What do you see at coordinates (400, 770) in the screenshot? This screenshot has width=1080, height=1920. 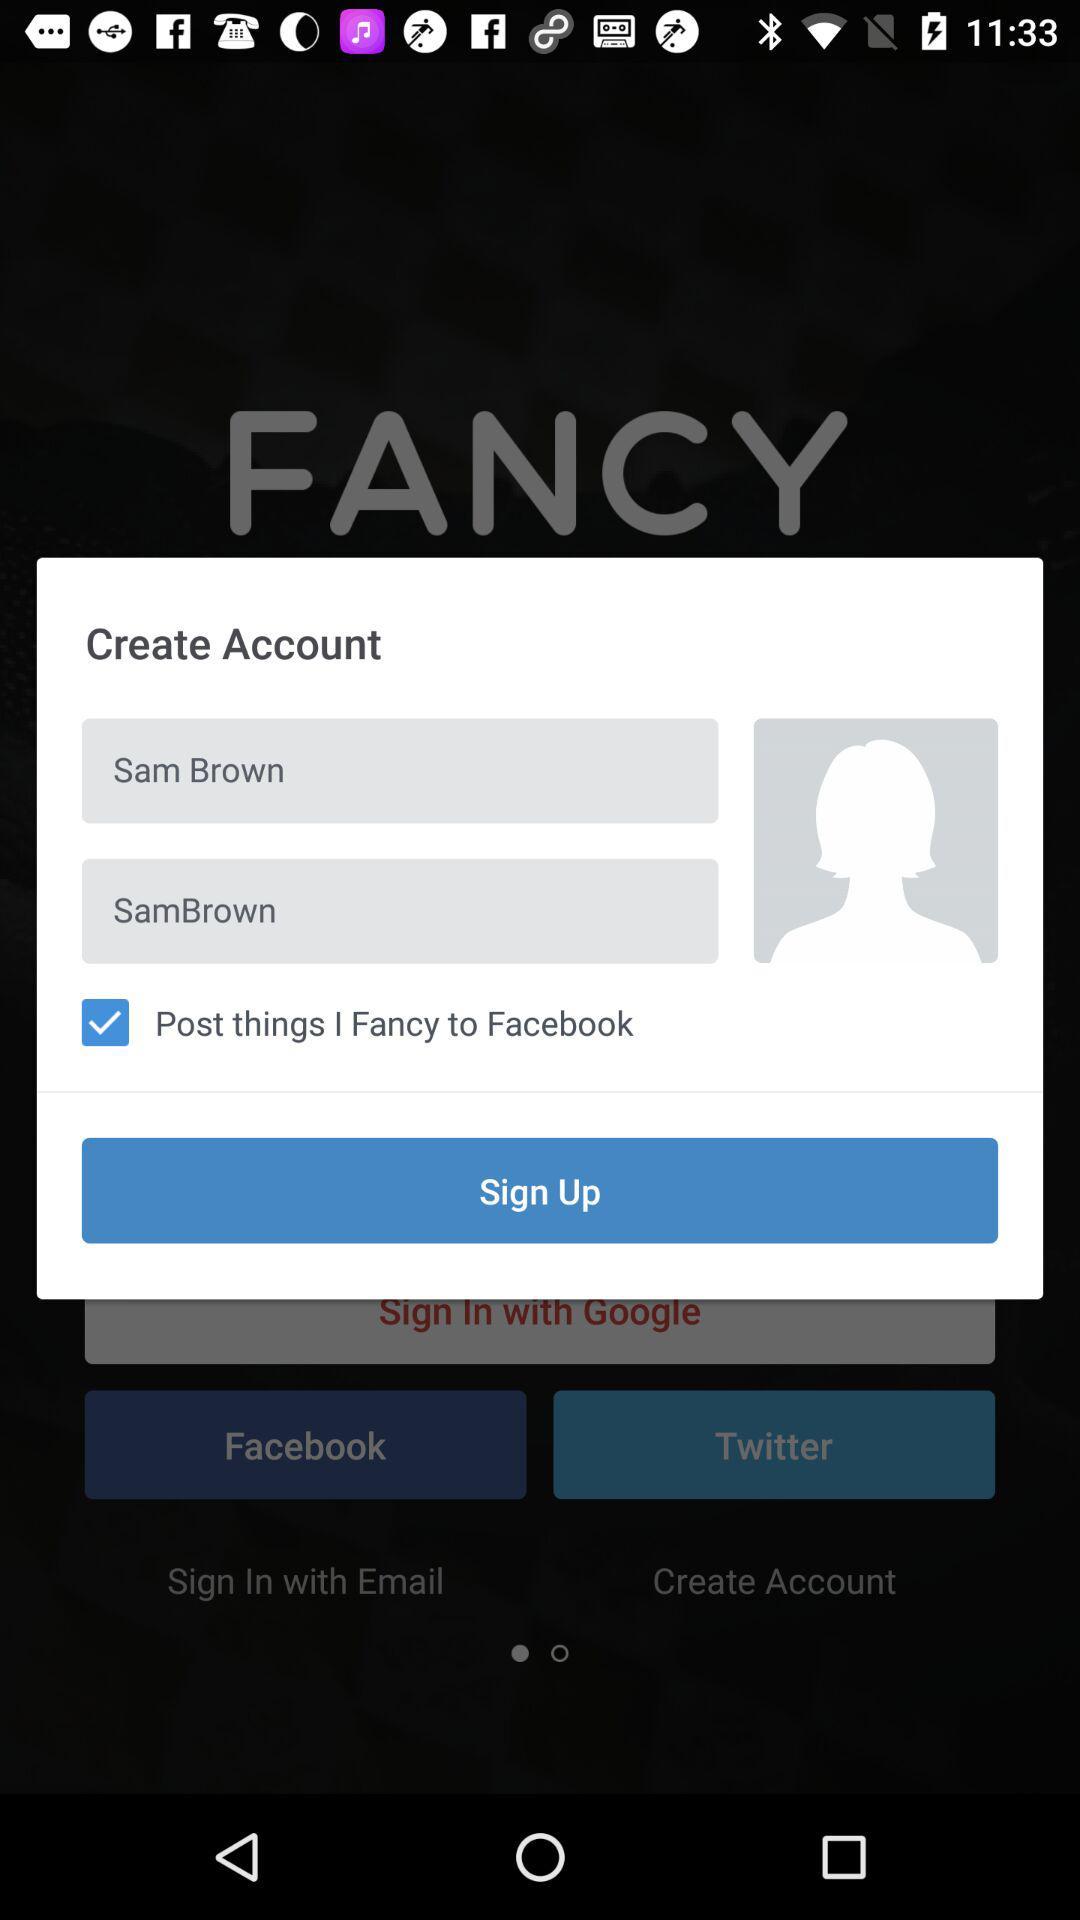 I see `the item above the sambrown` at bounding box center [400, 770].